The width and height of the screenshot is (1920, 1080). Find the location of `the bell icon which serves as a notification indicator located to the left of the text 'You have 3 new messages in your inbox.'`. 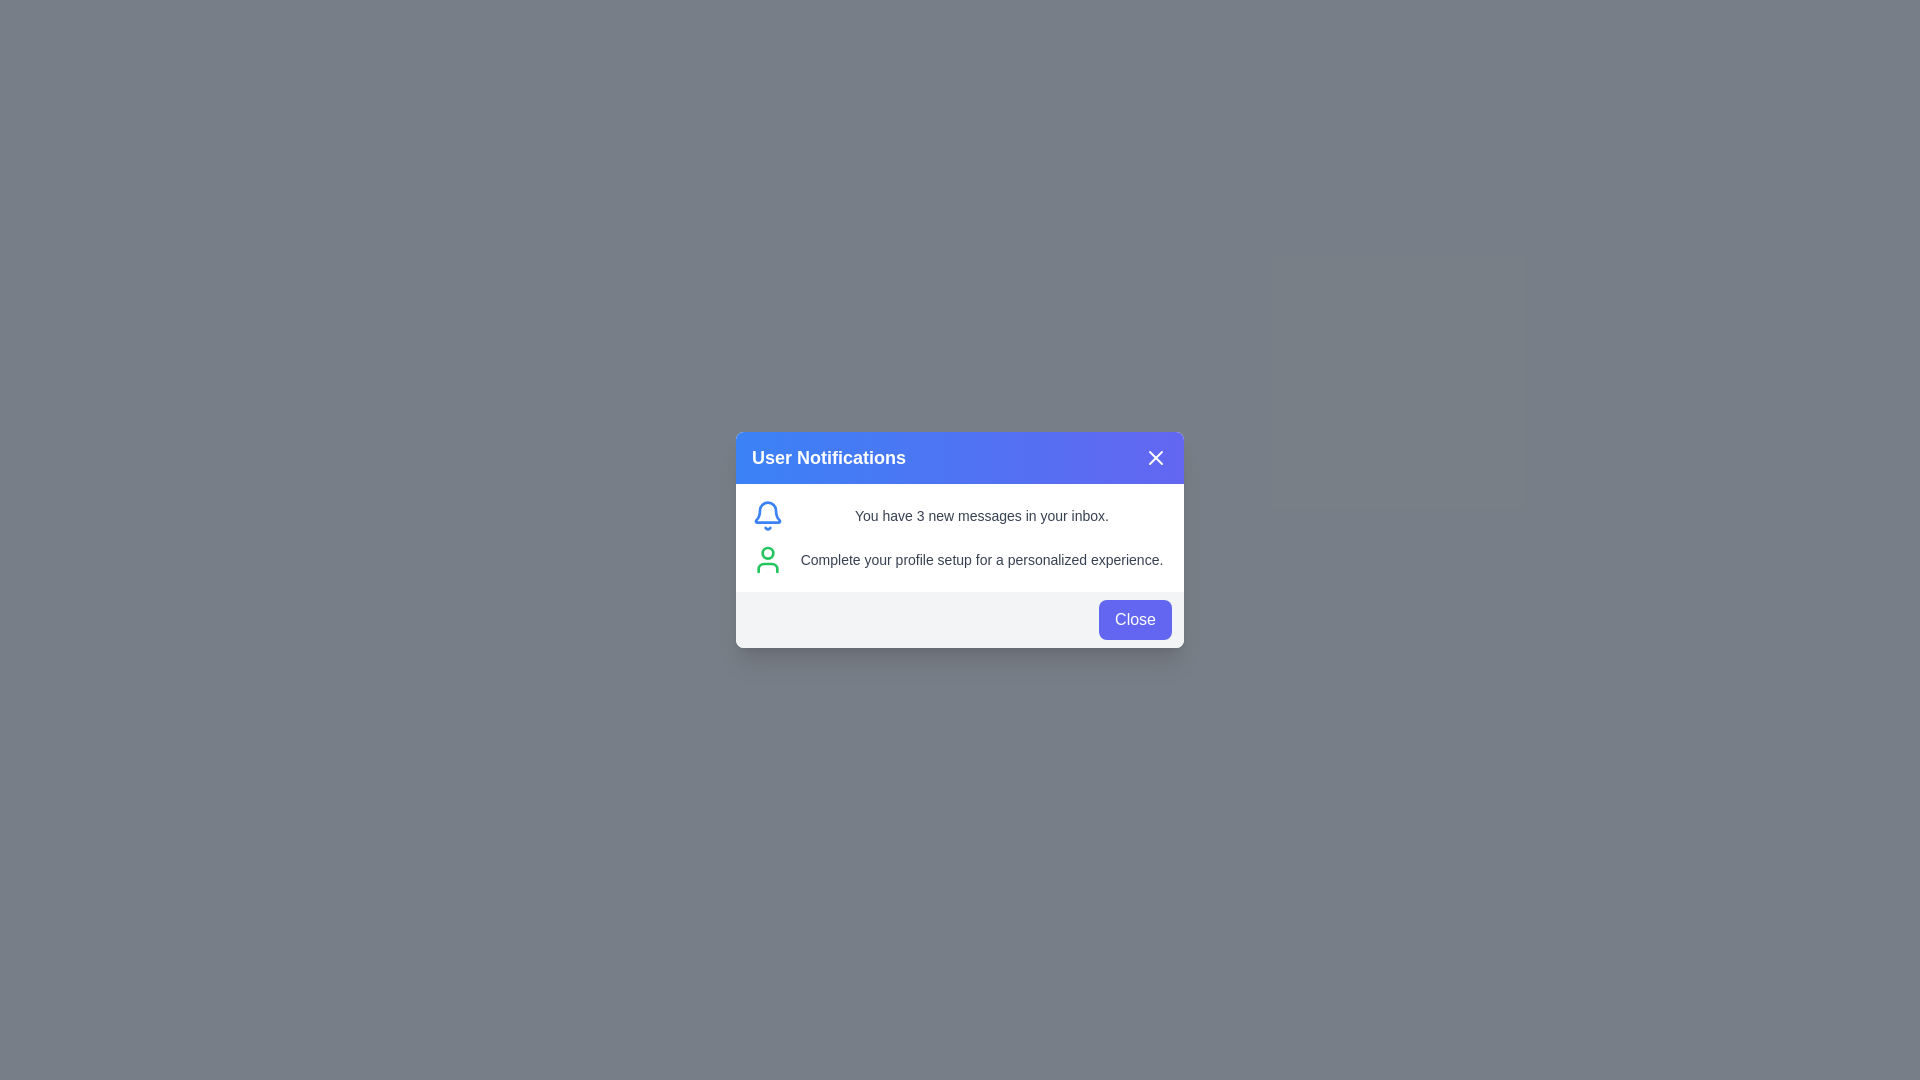

the bell icon which serves as a notification indicator located to the left of the text 'You have 3 new messages in your inbox.' is located at coordinates (767, 515).